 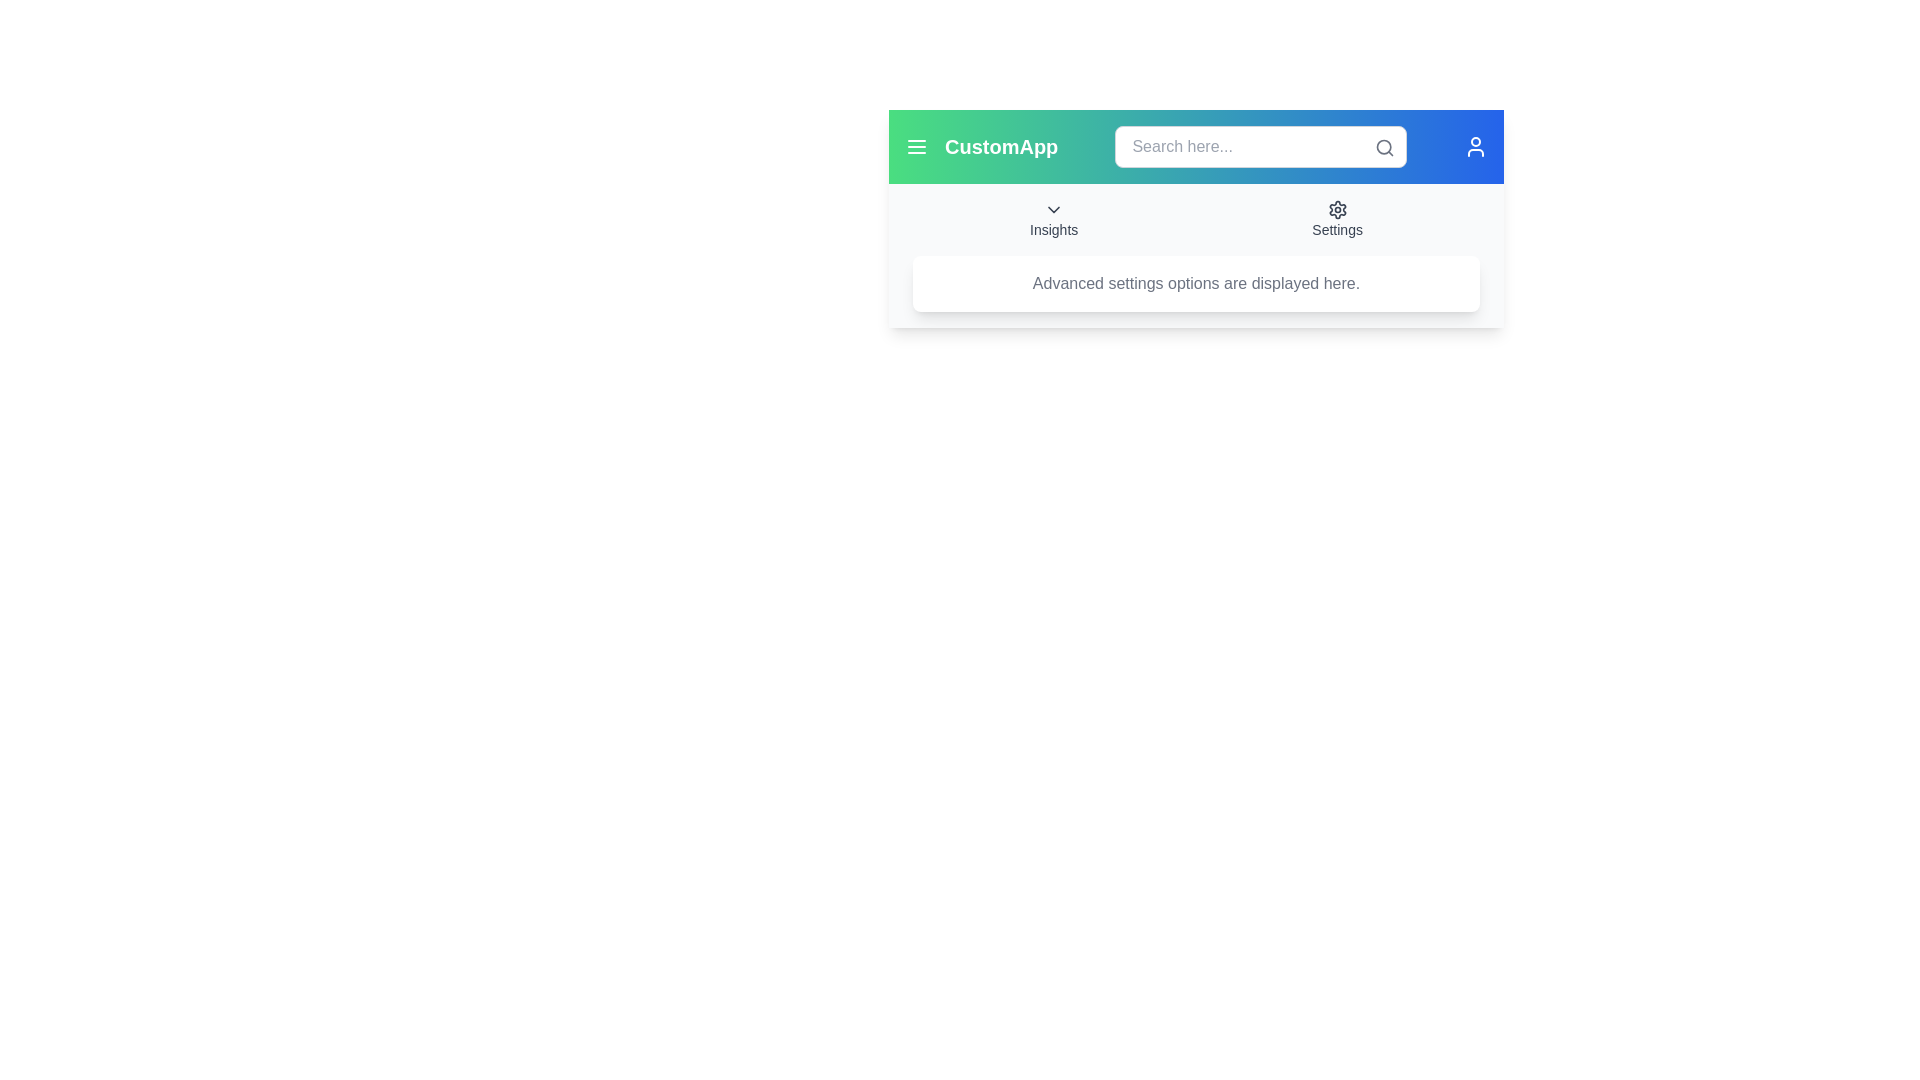 I want to click on the hamburger menu button located to the left of the 'CustomApp' text, so click(x=915, y=145).